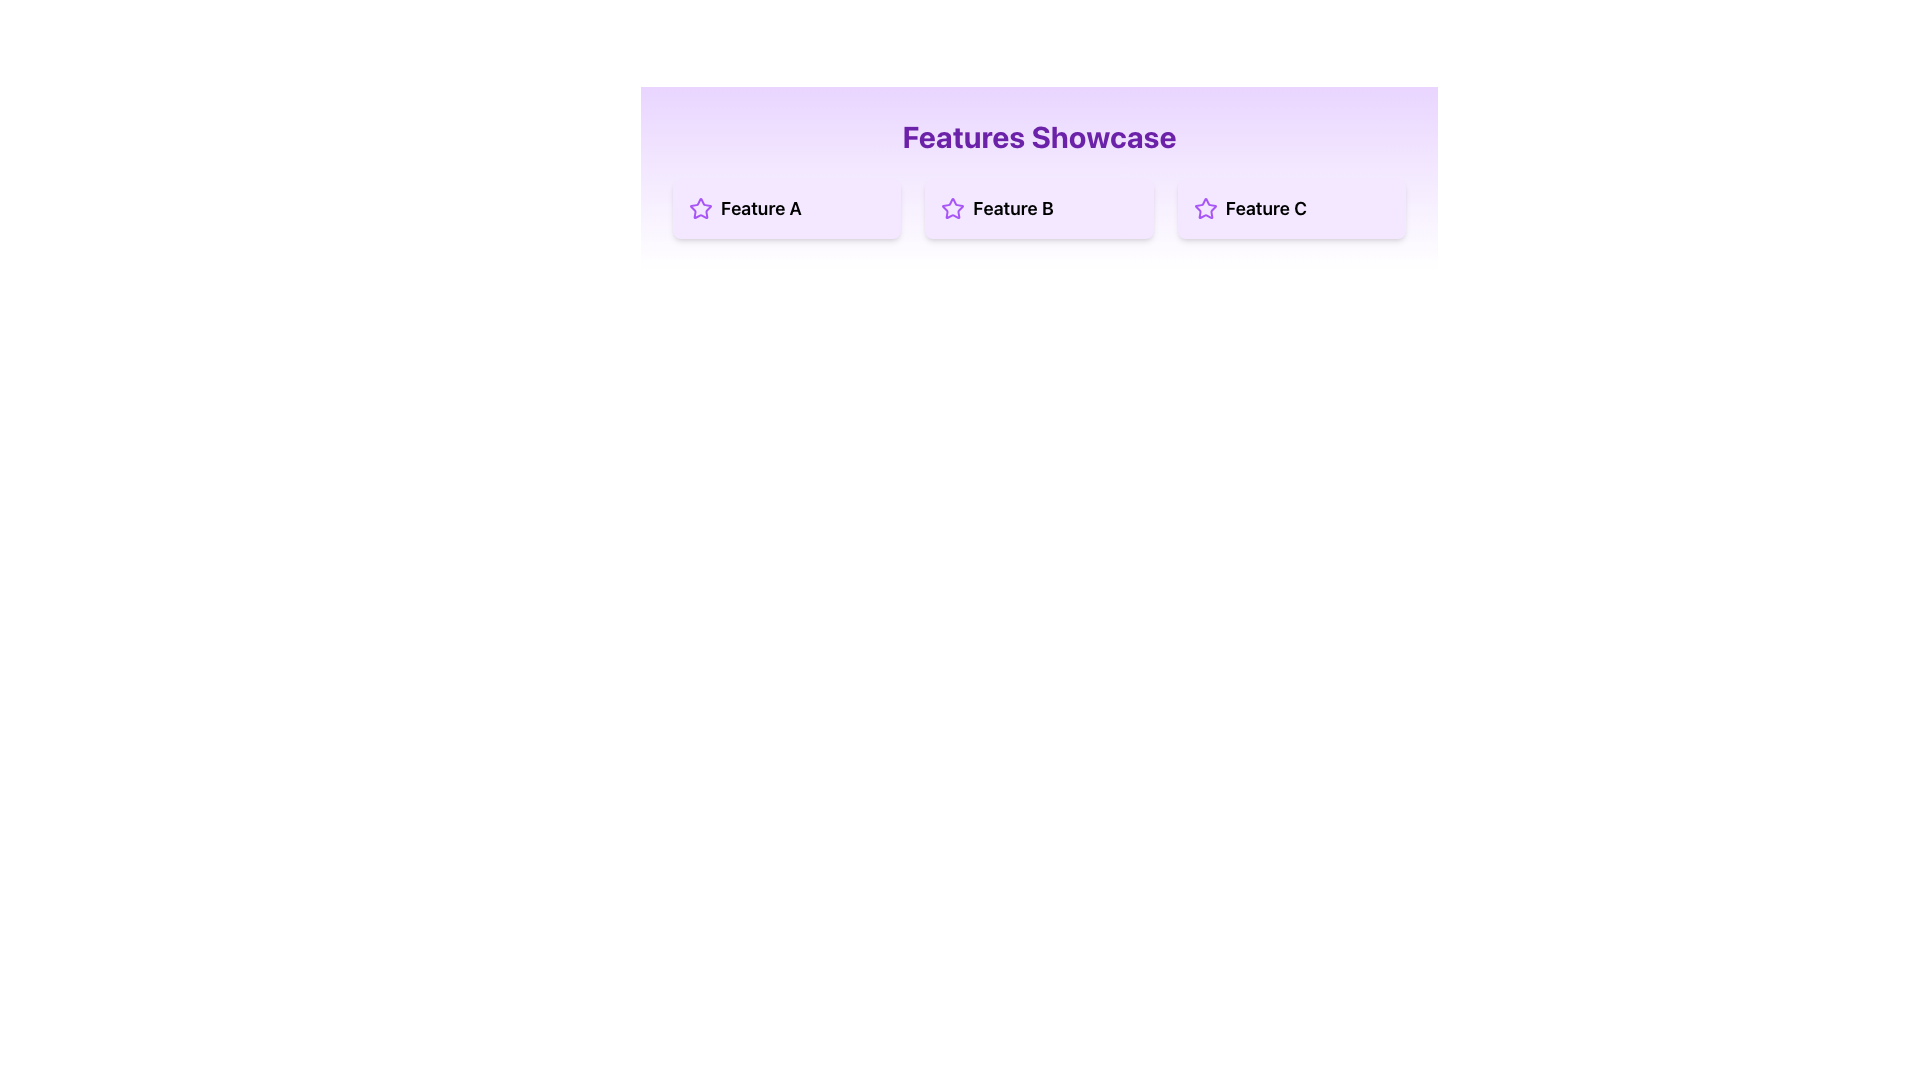  I want to click on the purple star-shaped outline icon located to the left of the text 'Feature A' in the Features Showcase group, so click(700, 208).